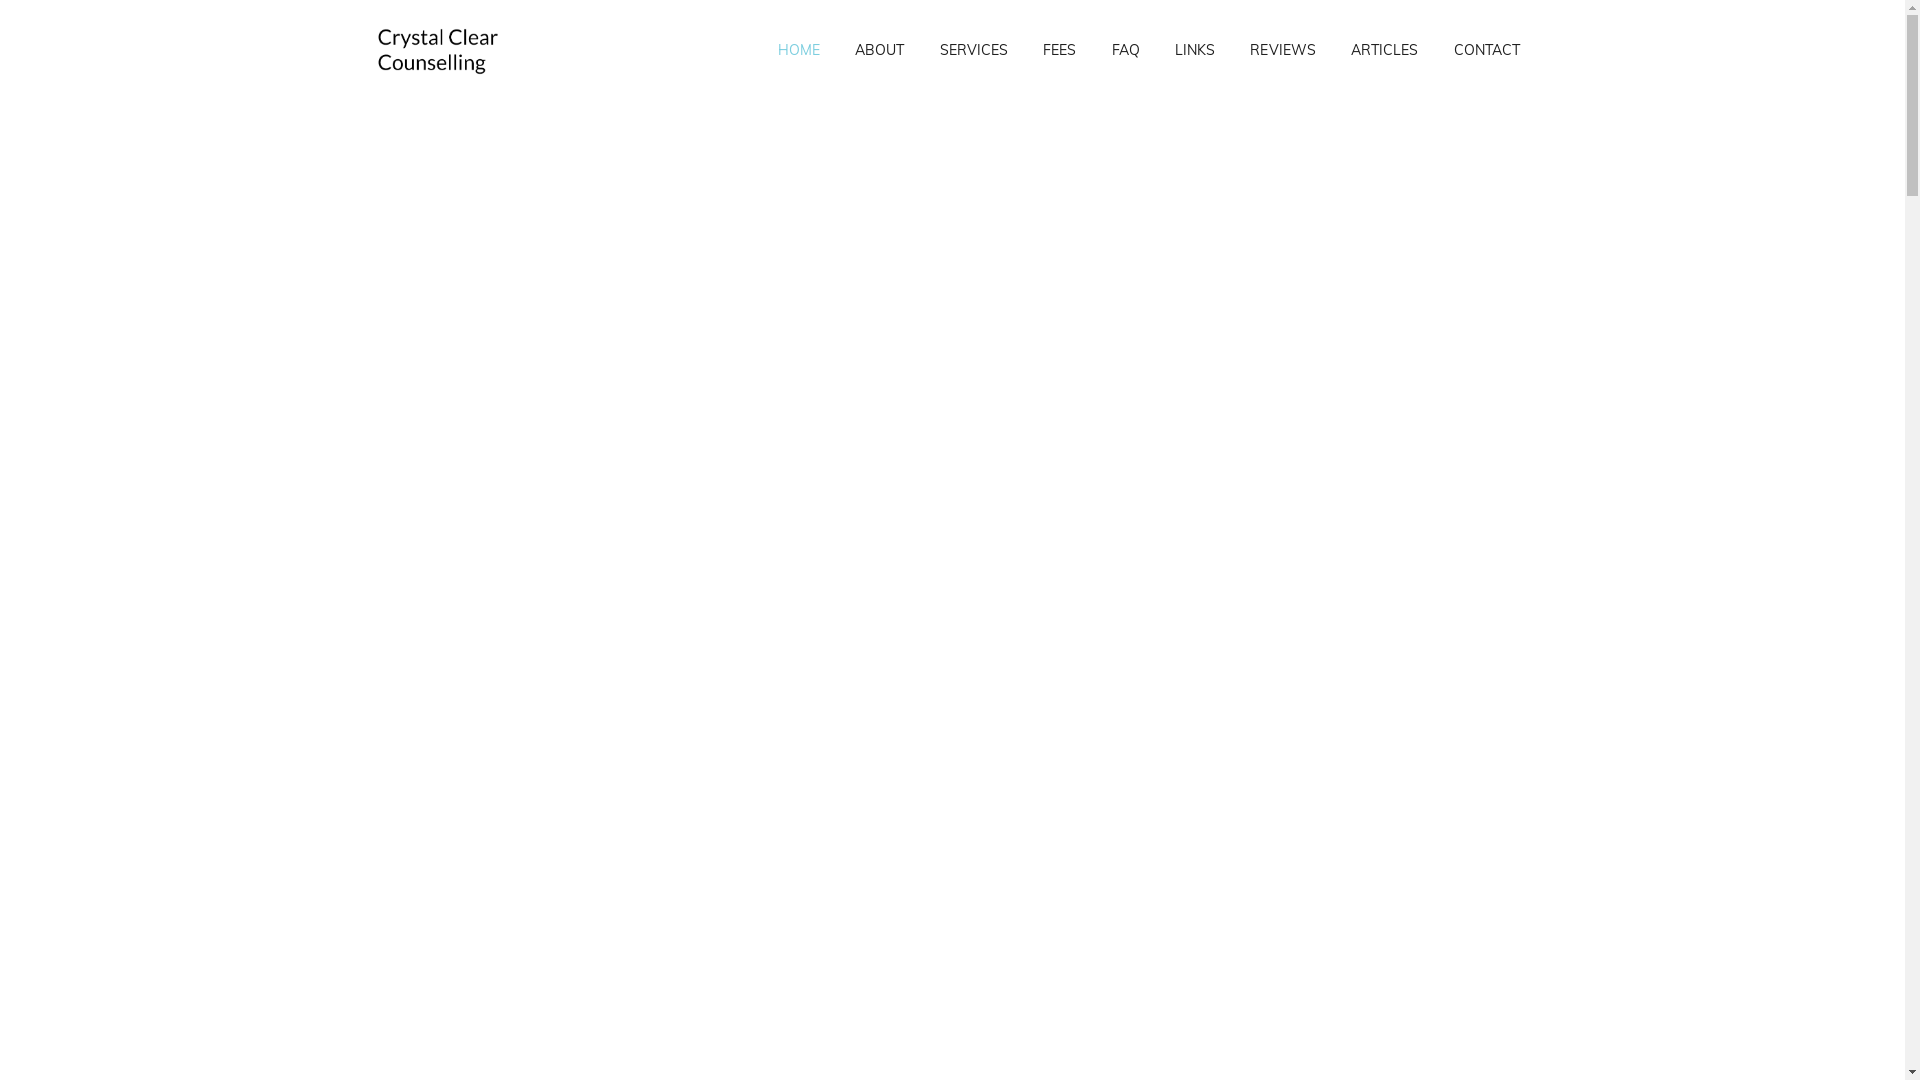 This screenshot has height=1080, width=1920. What do you see at coordinates (1194, 49) in the screenshot?
I see `'LINKS'` at bounding box center [1194, 49].